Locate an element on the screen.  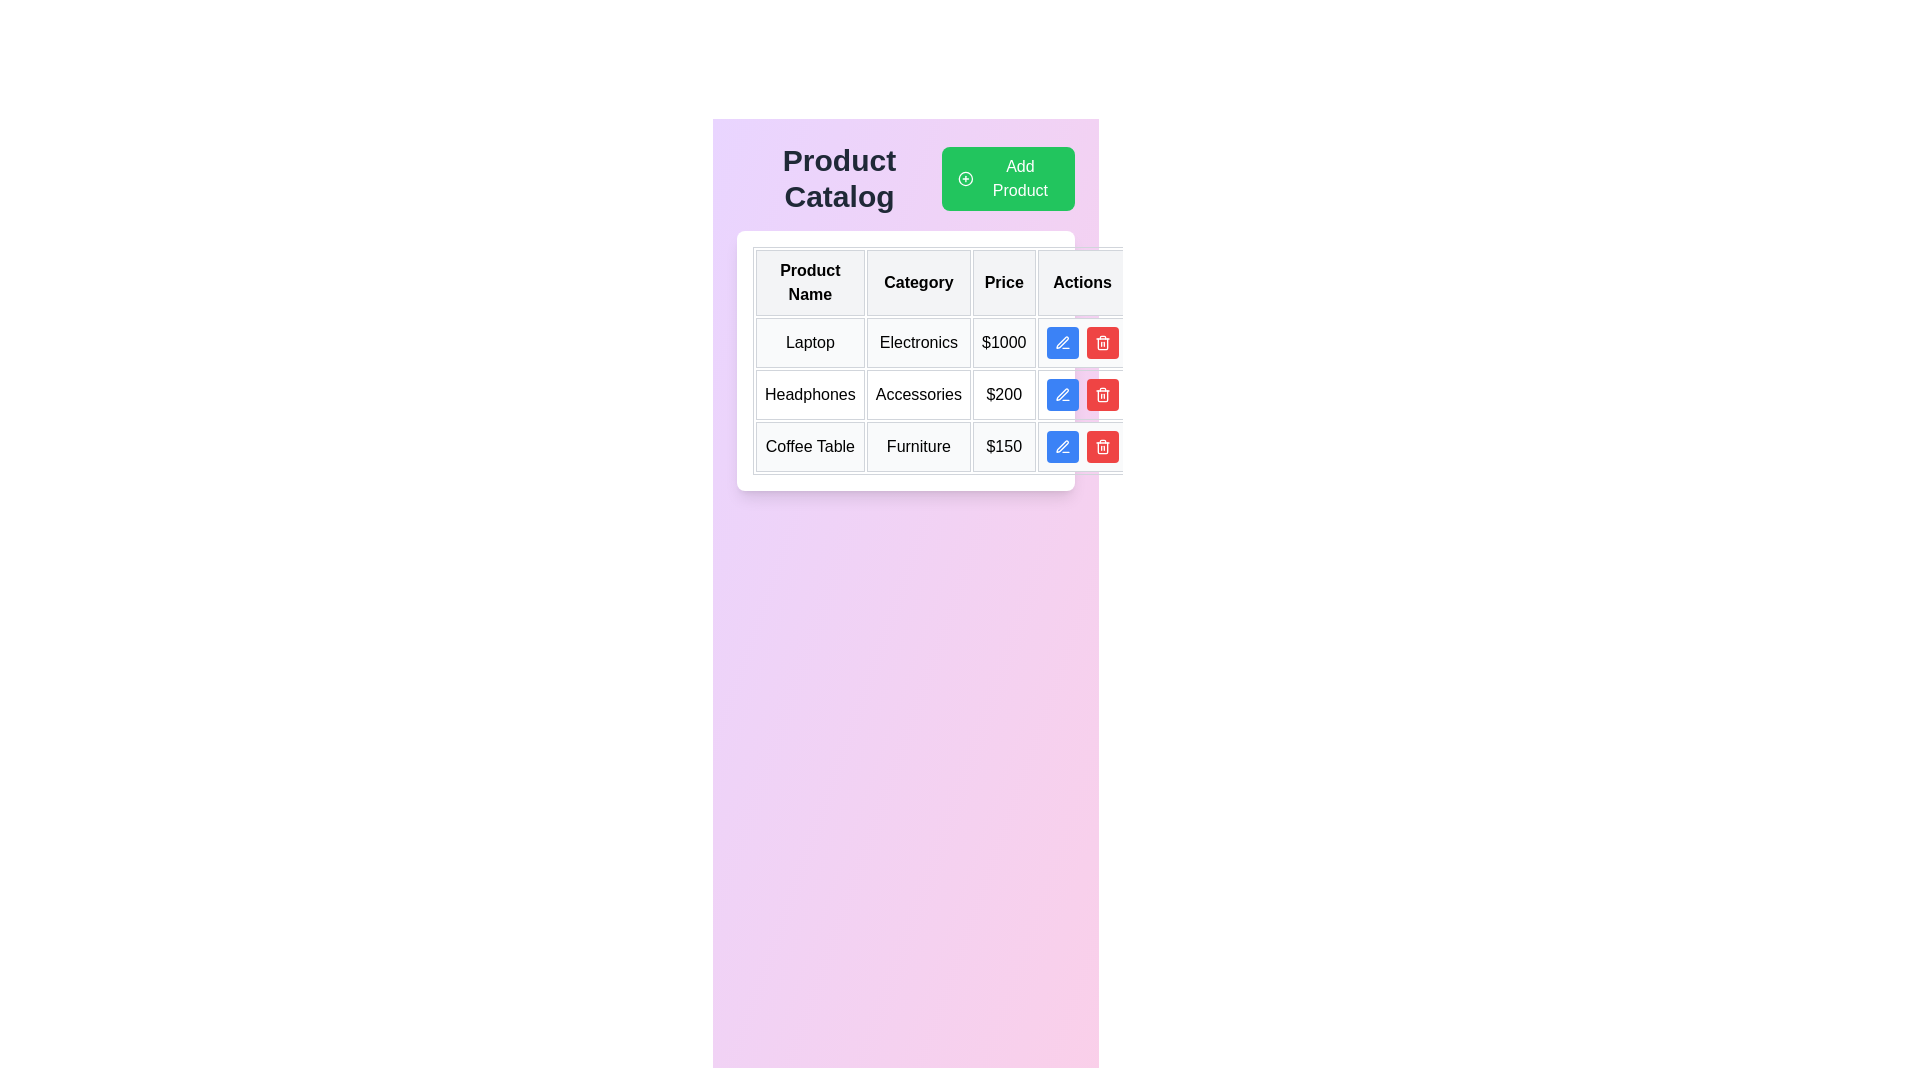
the action buttons in the button group for the 'Headphones' product located in the last column of the second row in the 'Actions' section of the table is located at coordinates (1081, 394).